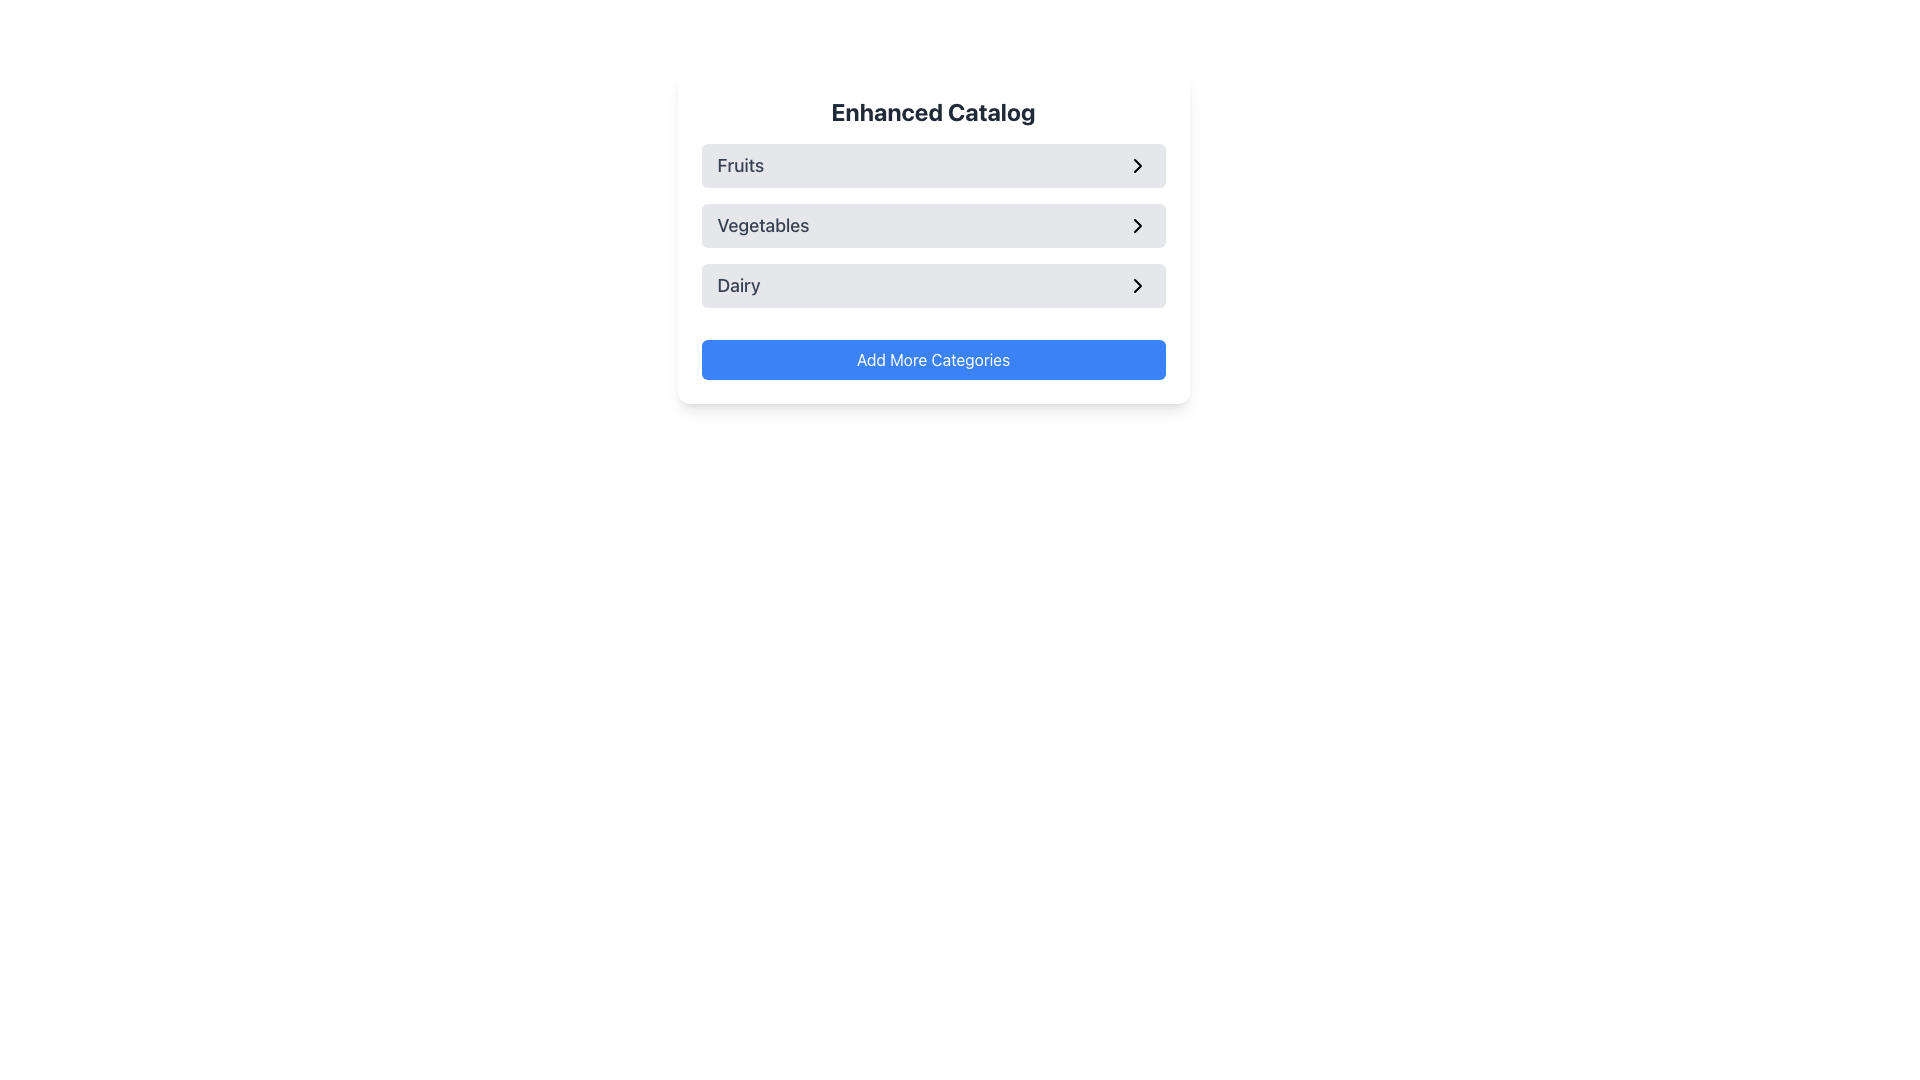  Describe the element at coordinates (932, 164) in the screenshot. I see `the 'Fruits' button, which is a light gray rectangular box with rounded corners, displaying the word 'Fruits' in bold dark gray font` at that location.